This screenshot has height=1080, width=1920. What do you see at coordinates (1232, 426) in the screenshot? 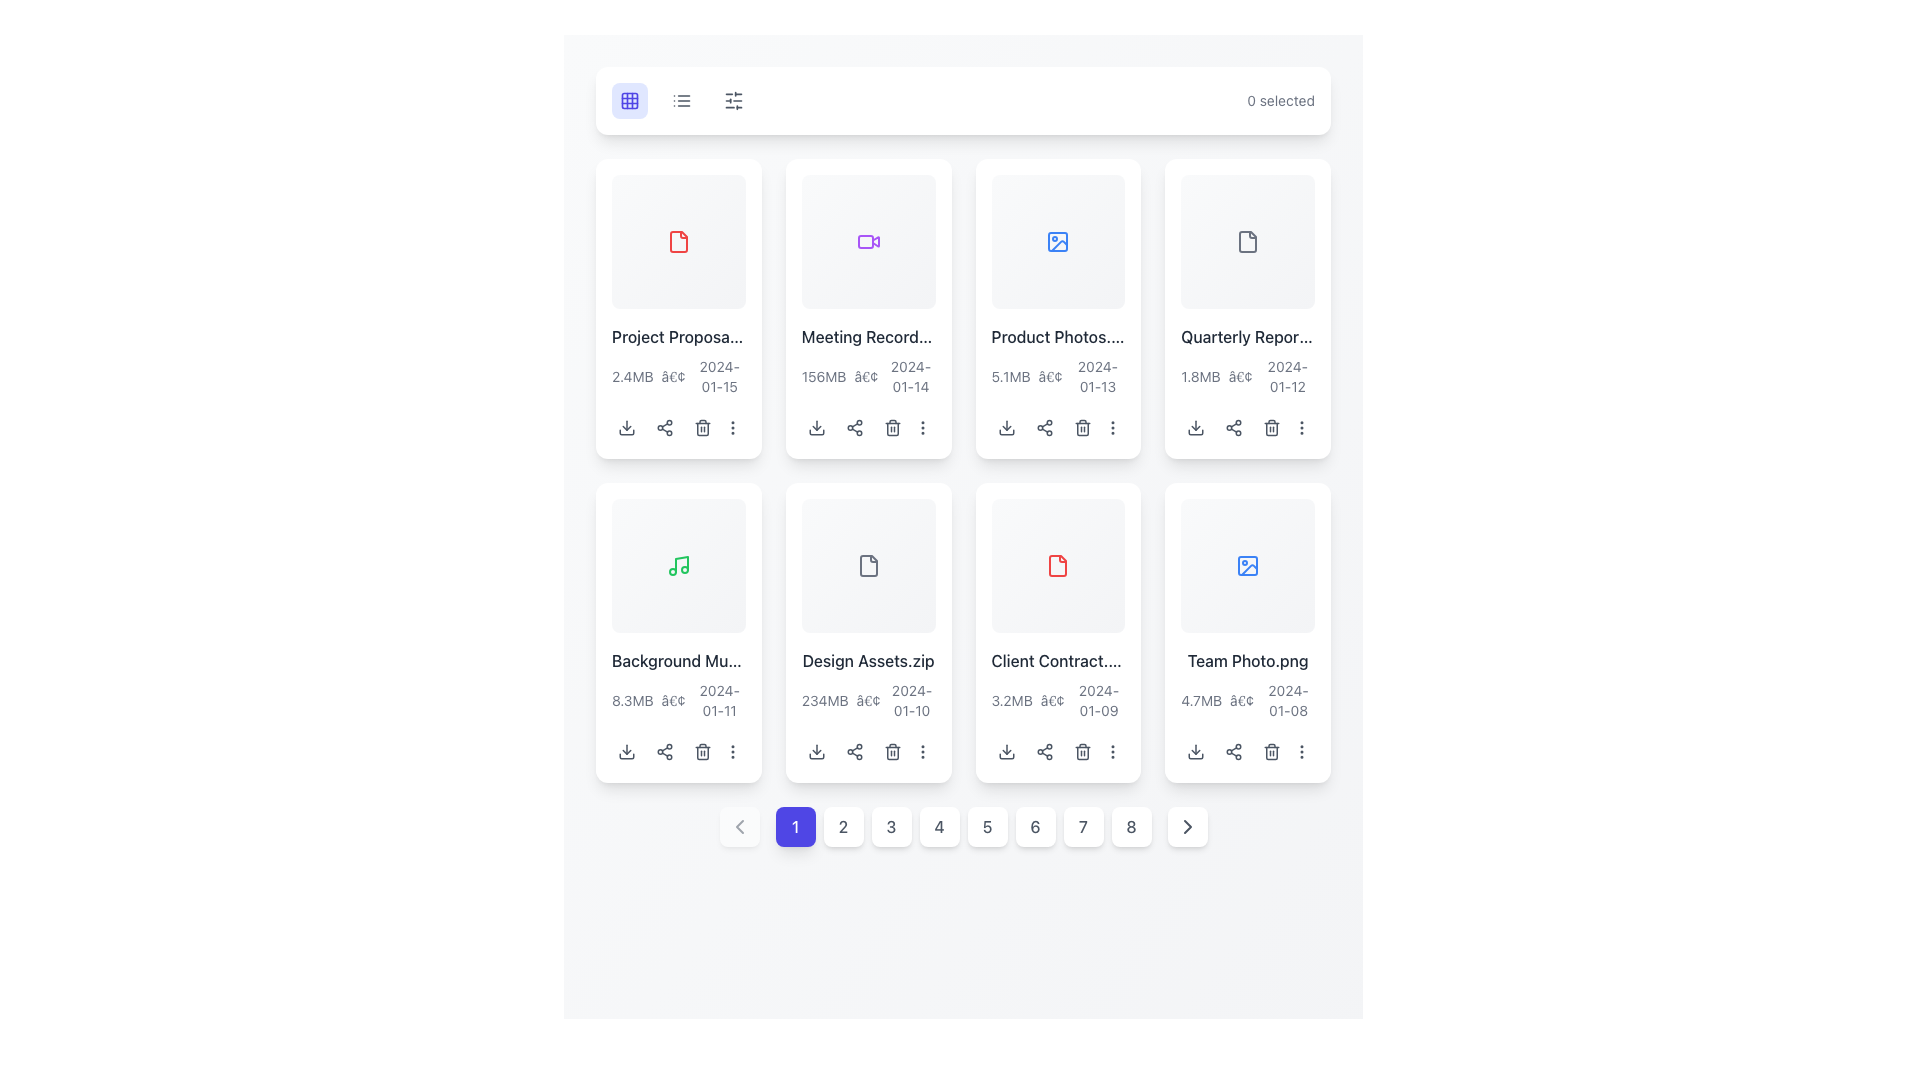
I see `the second interactive button in the row of three buttons below the card labeled 'Quarterly Report.pdf'` at bounding box center [1232, 426].